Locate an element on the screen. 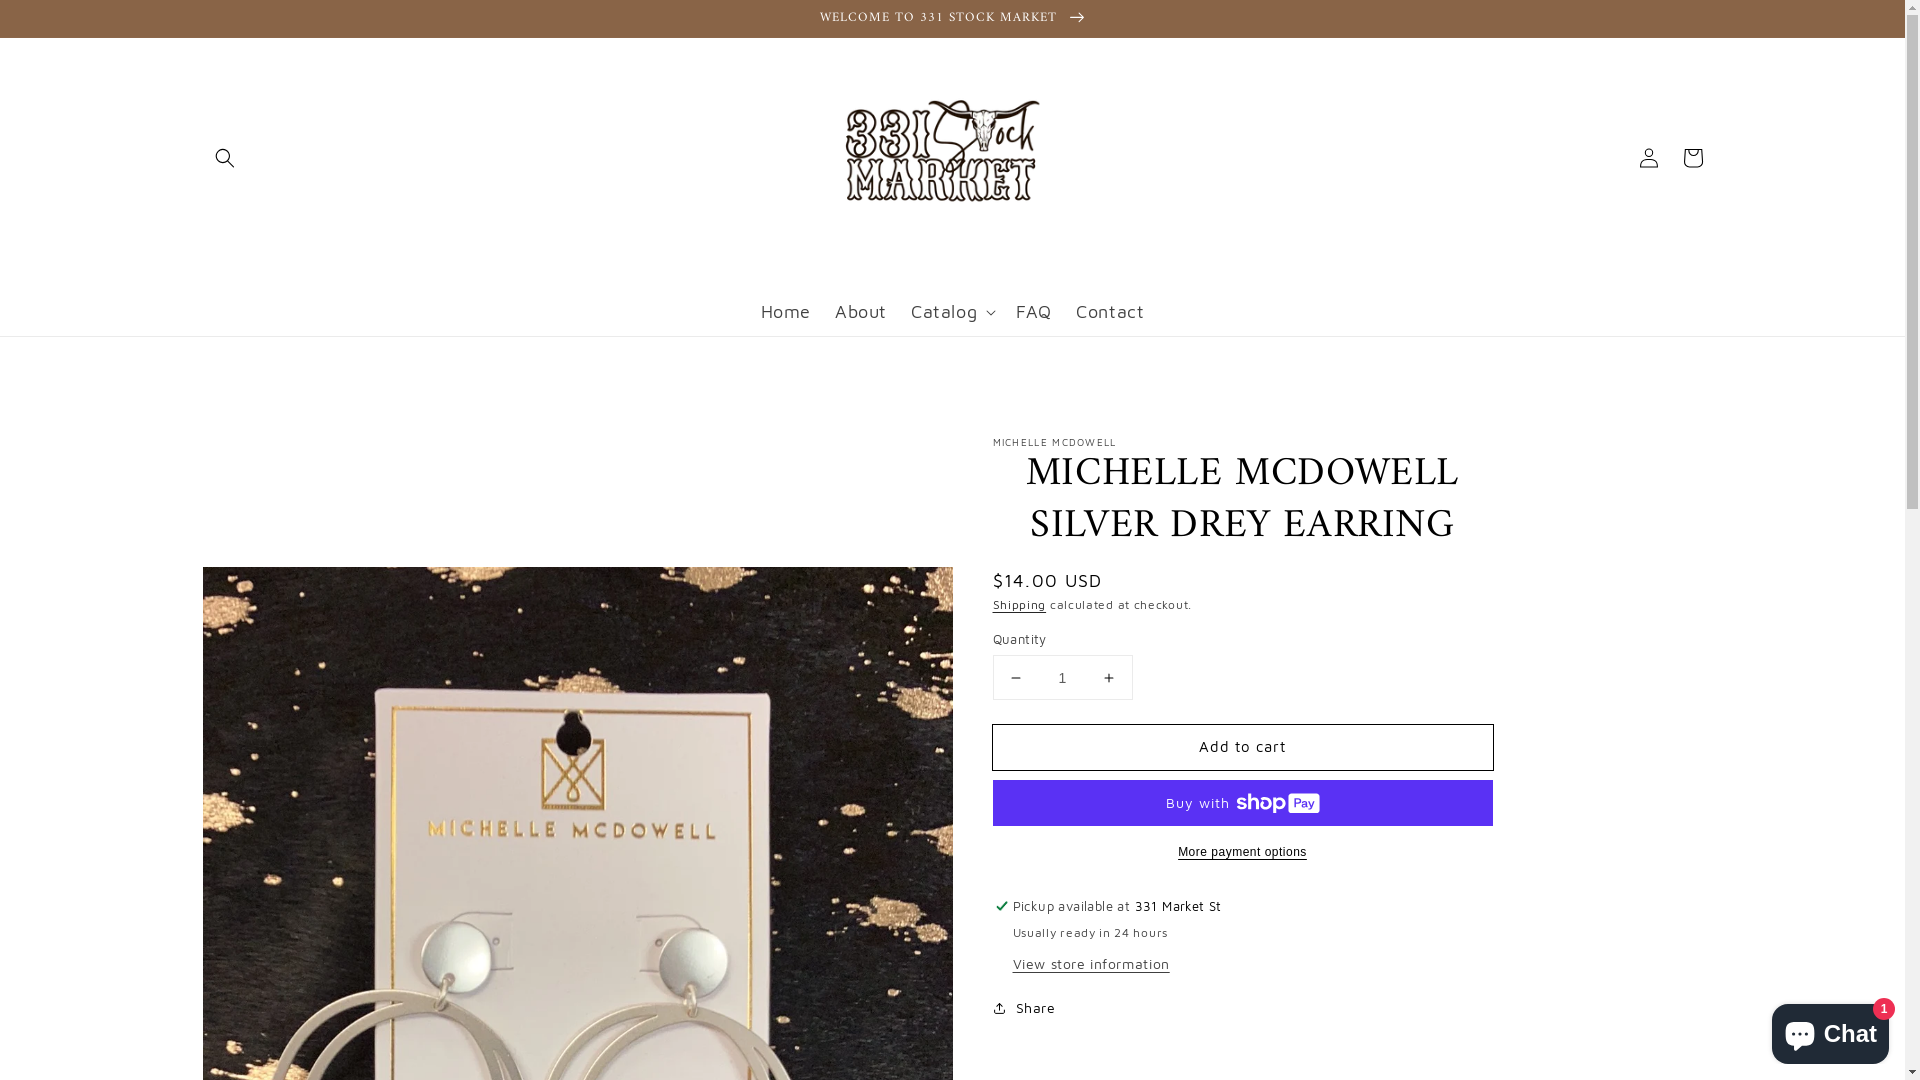 This screenshot has width=1920, height=1080. 'View store information' is located at coordinates (1089, 963).